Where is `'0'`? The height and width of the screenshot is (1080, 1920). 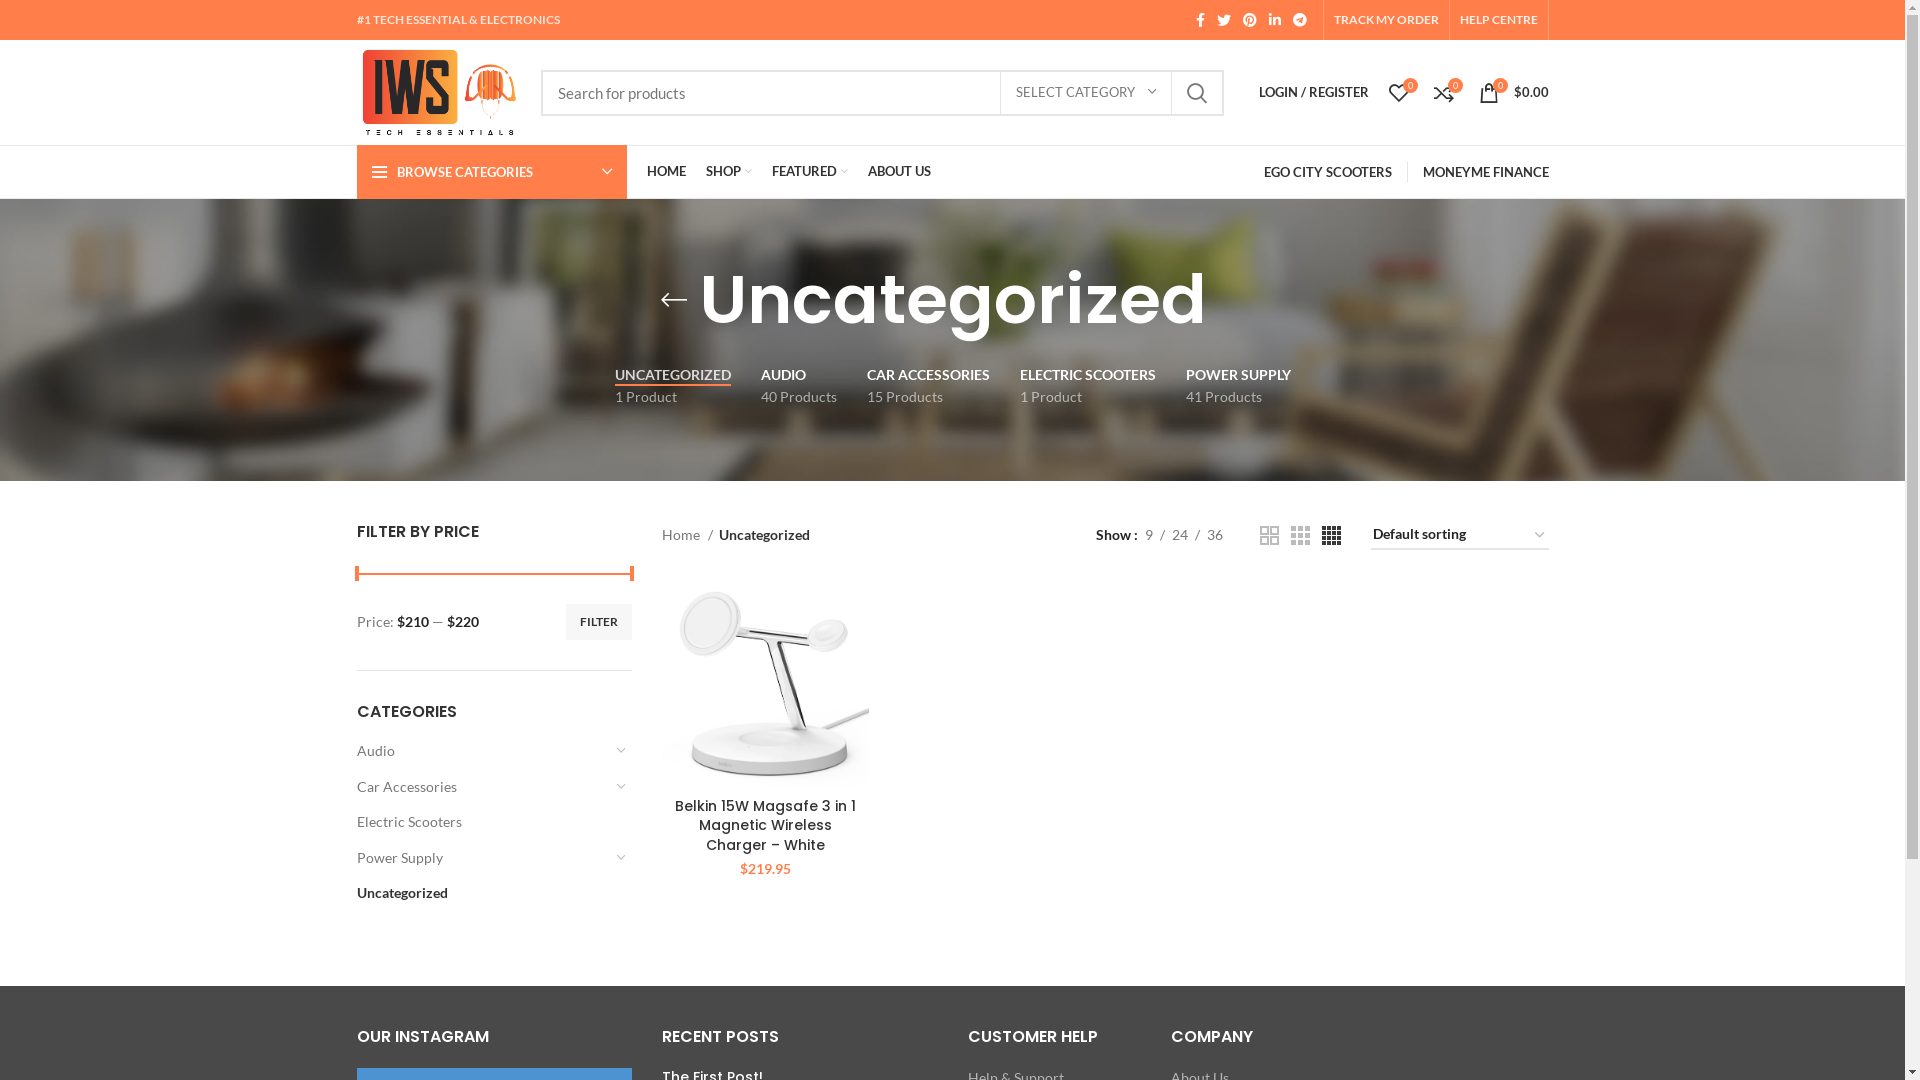 '0' is located at coordinates (1444, 92).